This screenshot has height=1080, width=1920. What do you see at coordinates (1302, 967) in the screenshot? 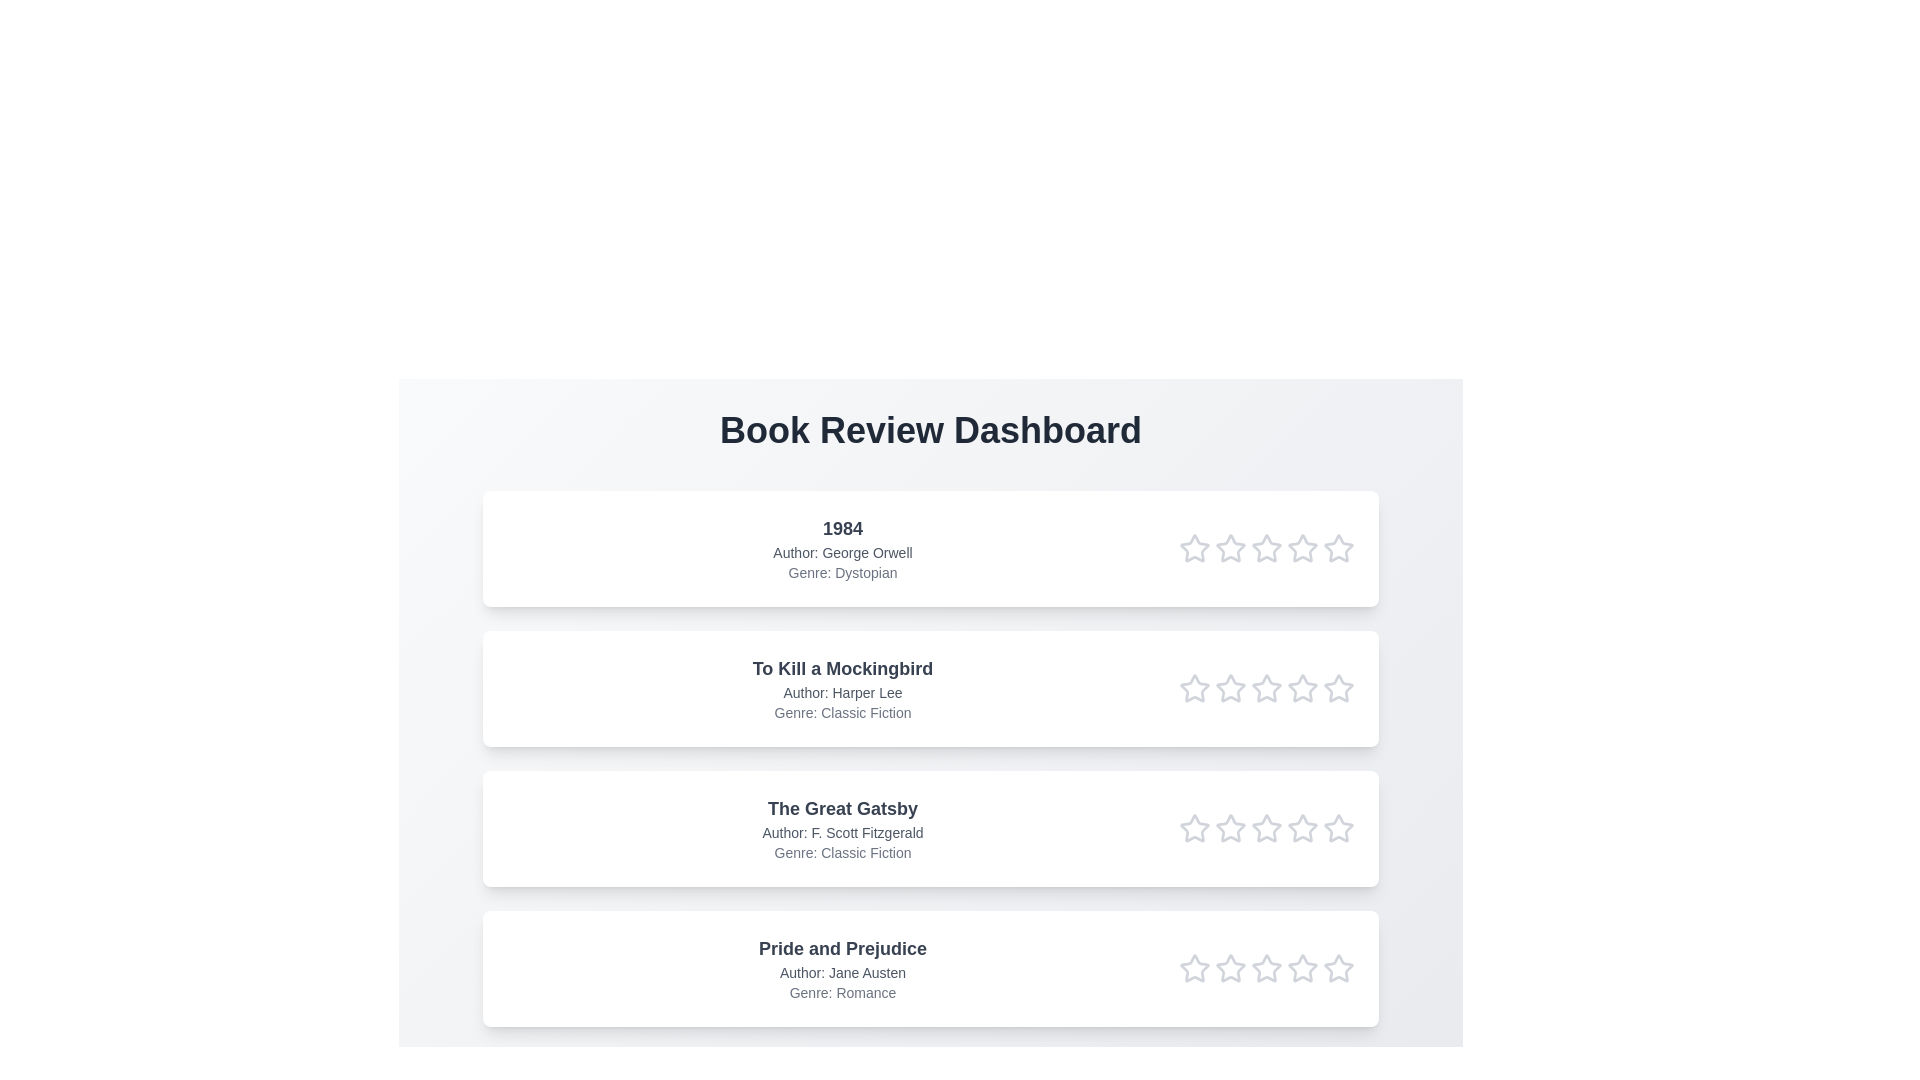
I see `the rating of the book 'Pride and Prejudice' to 4 stars by clicking on the respective star` at bounding box center [1302, 967].